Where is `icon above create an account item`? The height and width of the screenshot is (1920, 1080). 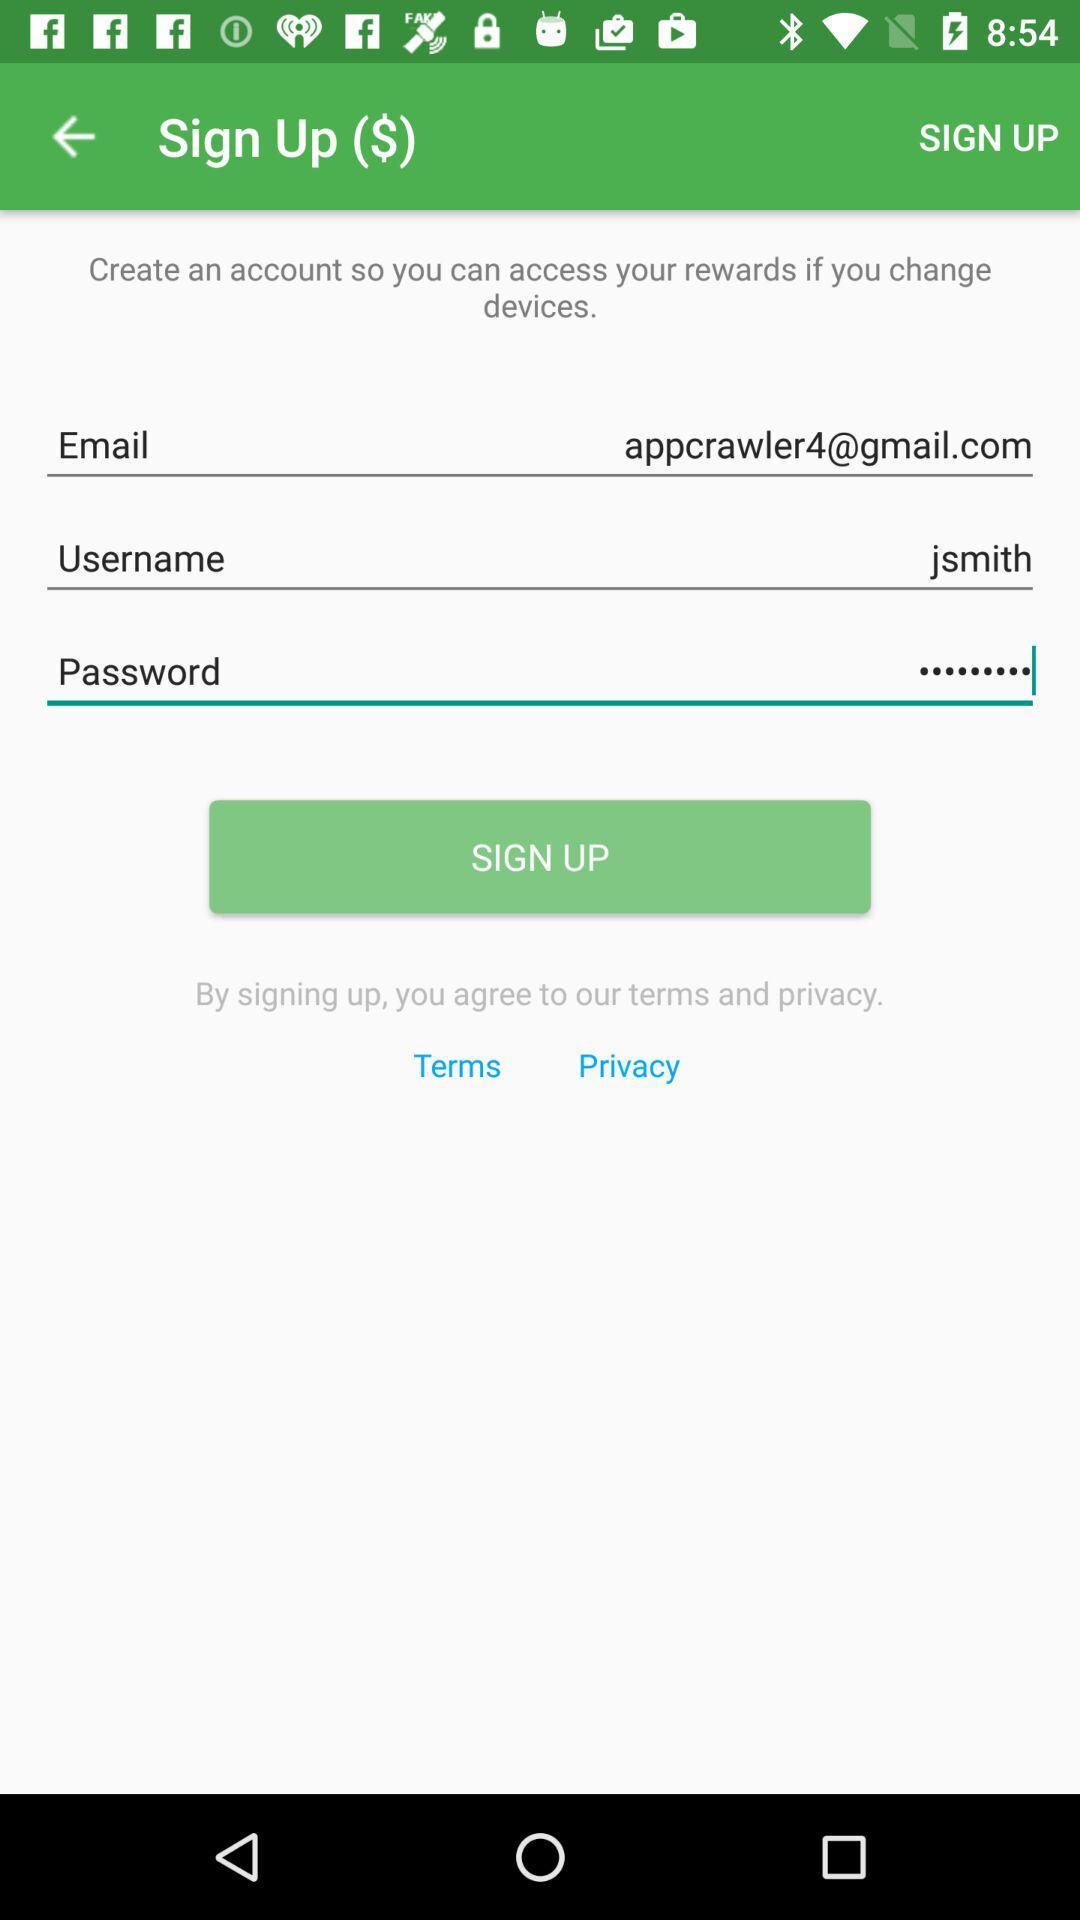 icon above create an account item is located at coordinates (72, 135).